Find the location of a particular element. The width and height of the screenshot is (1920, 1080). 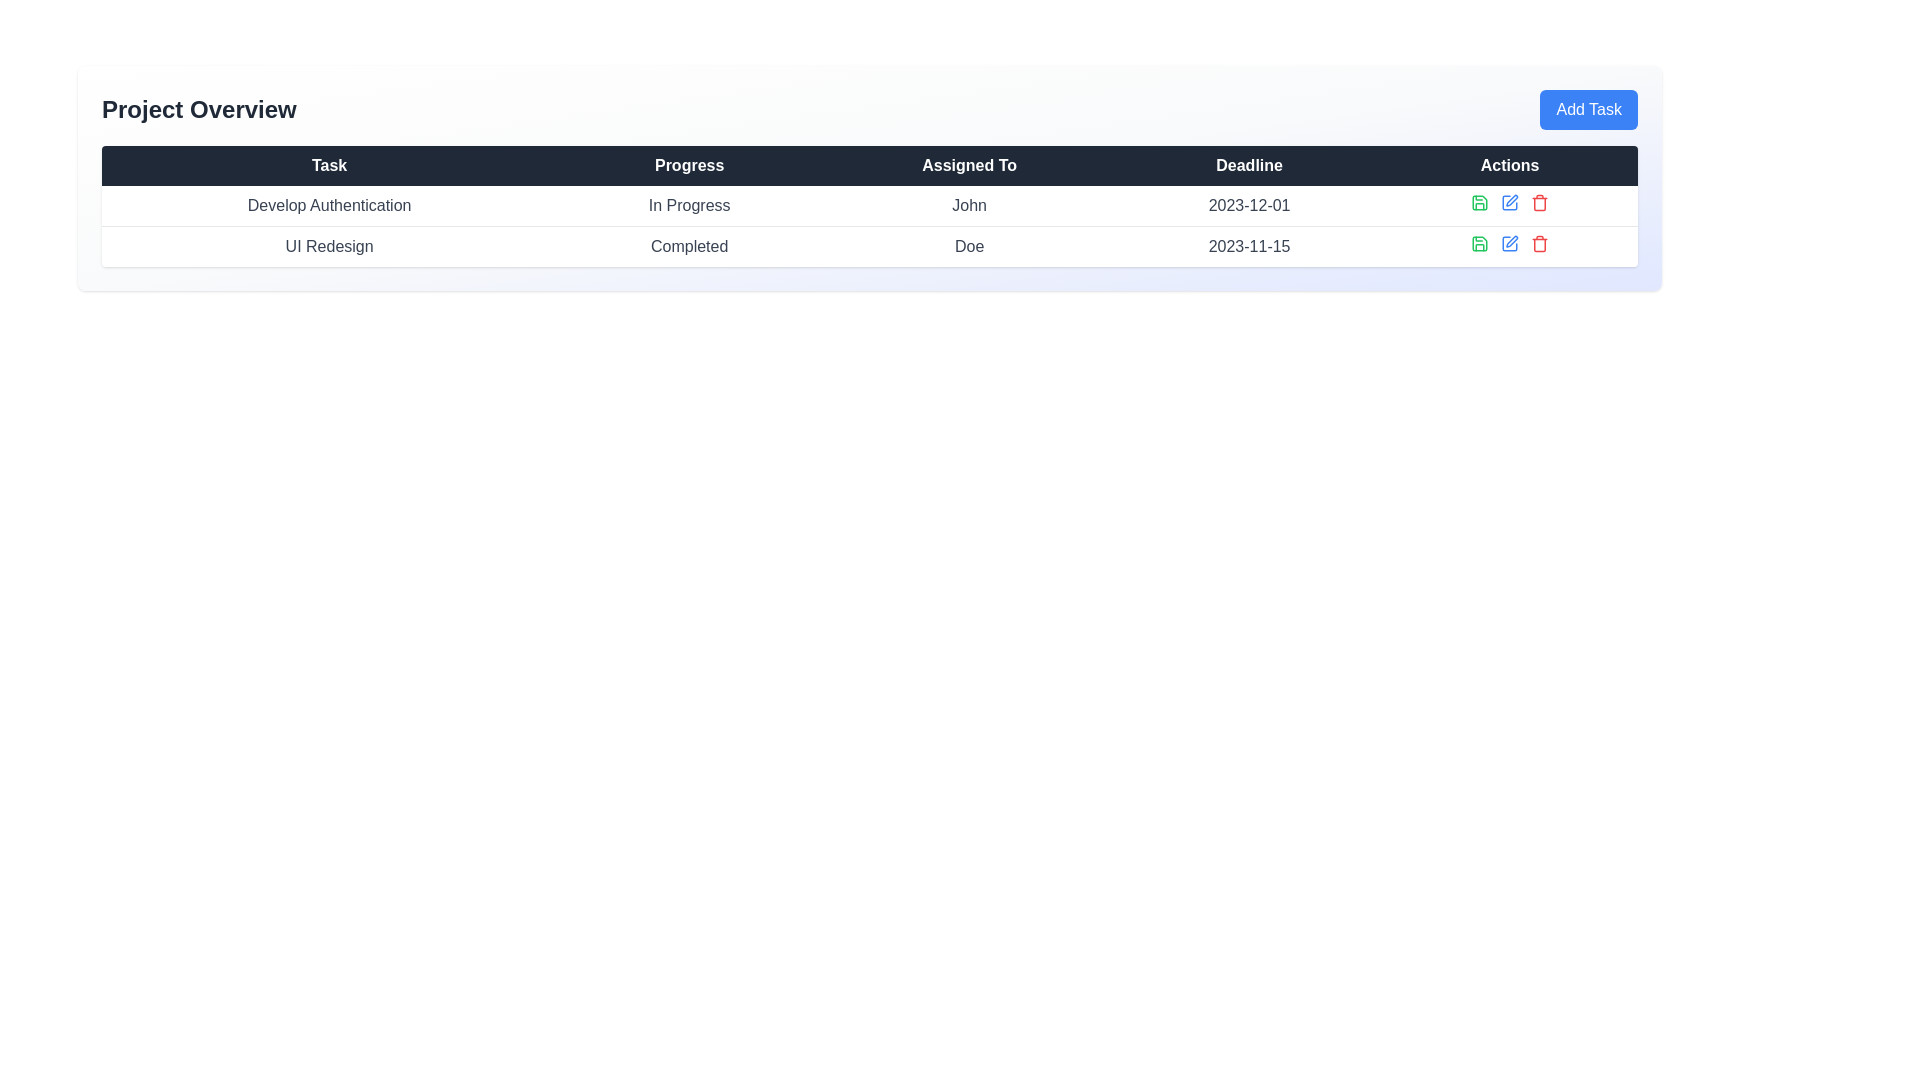

the red-colored trash bin icon in the 'Actions' column of the second row, aligned with the 'UI Redesign' task is located at coordinates (1539, 242).